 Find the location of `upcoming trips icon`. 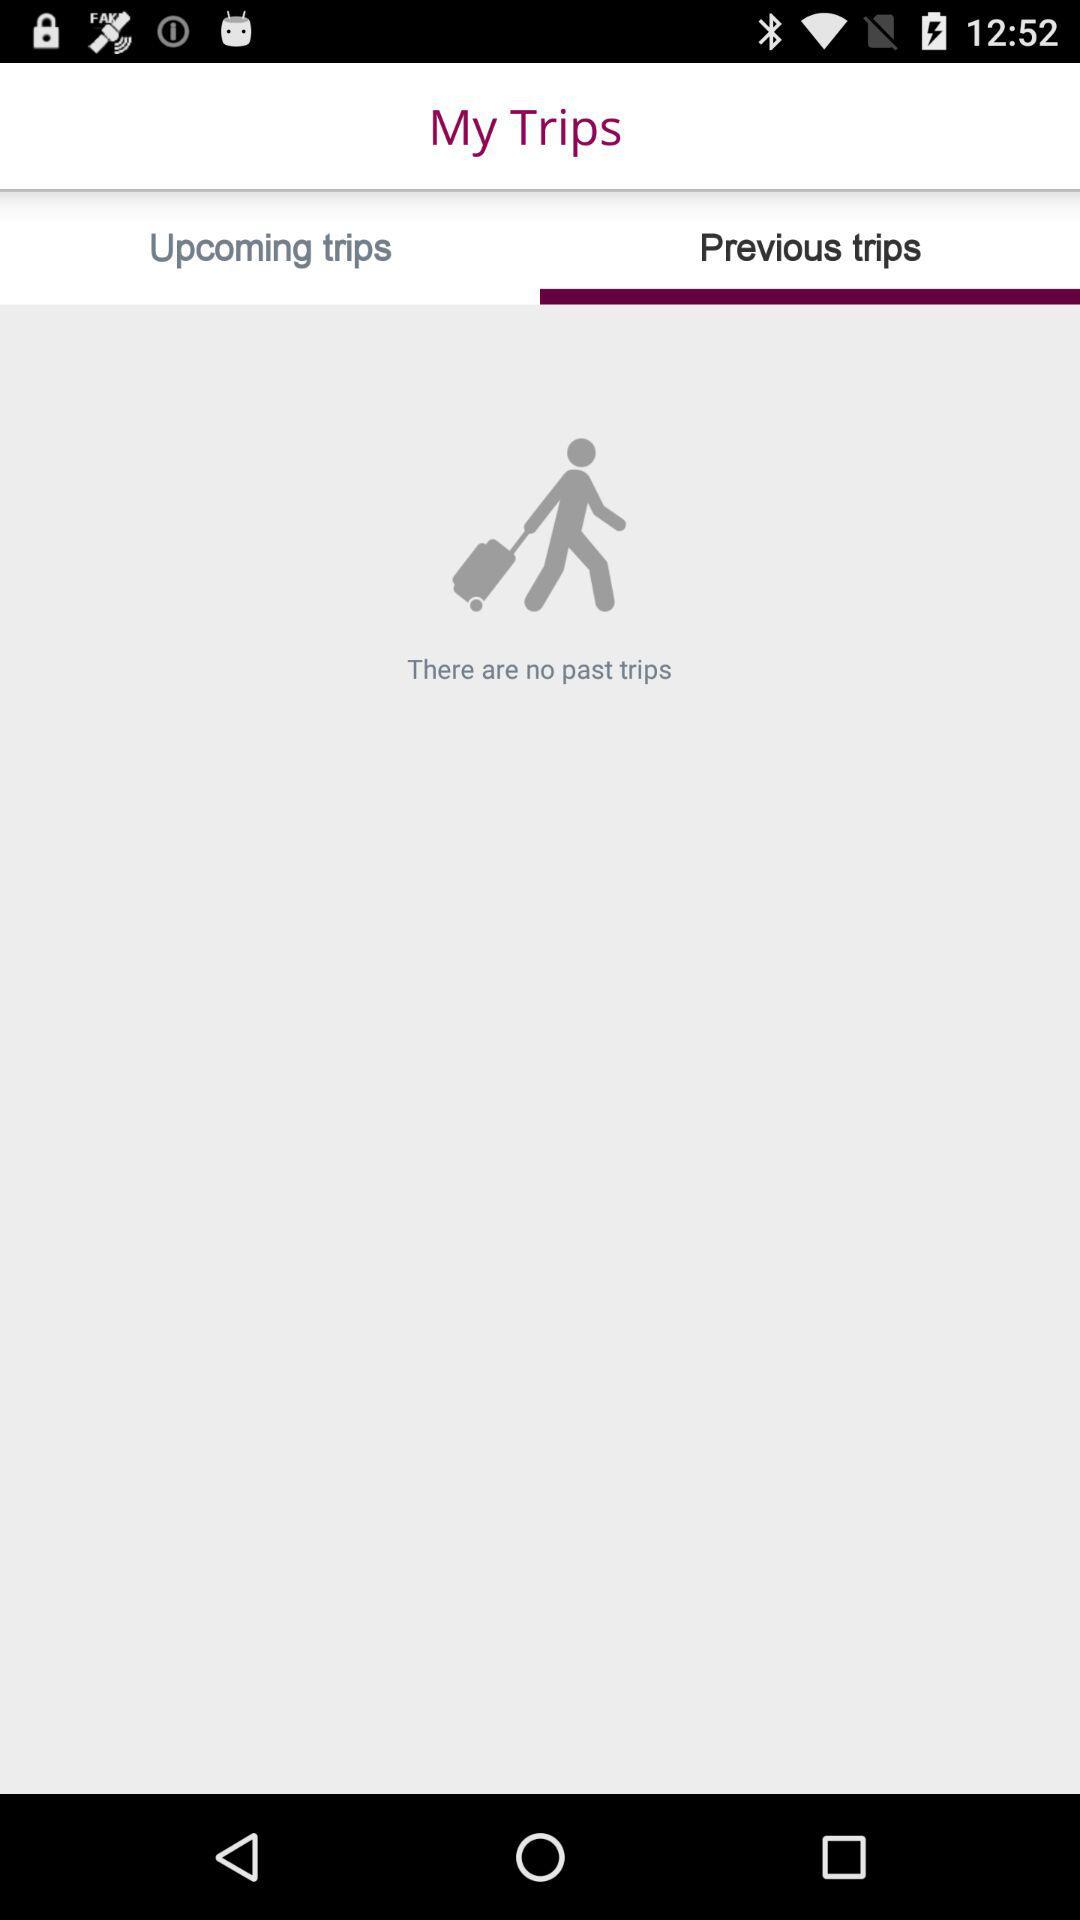

upcoming trips icon is located at coordinates (270, 247).